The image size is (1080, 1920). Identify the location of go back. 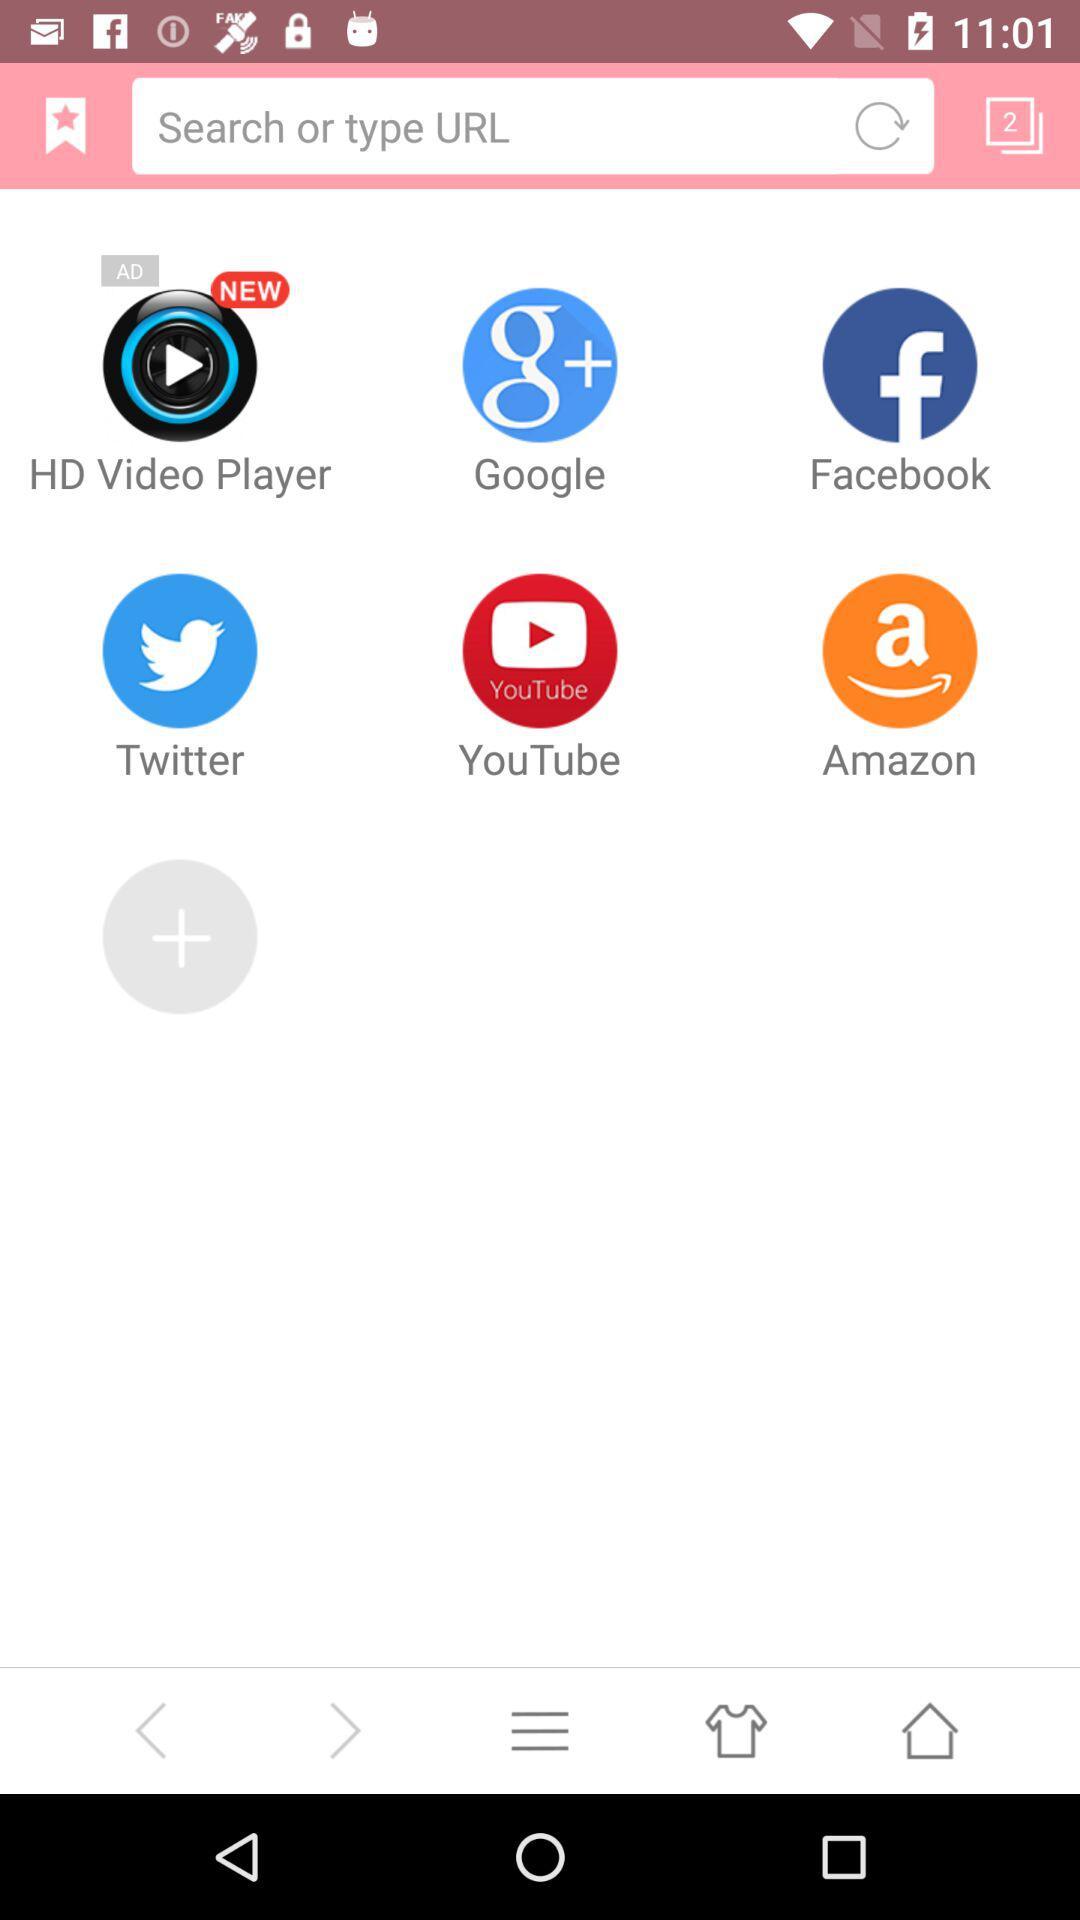
(149, 1729).